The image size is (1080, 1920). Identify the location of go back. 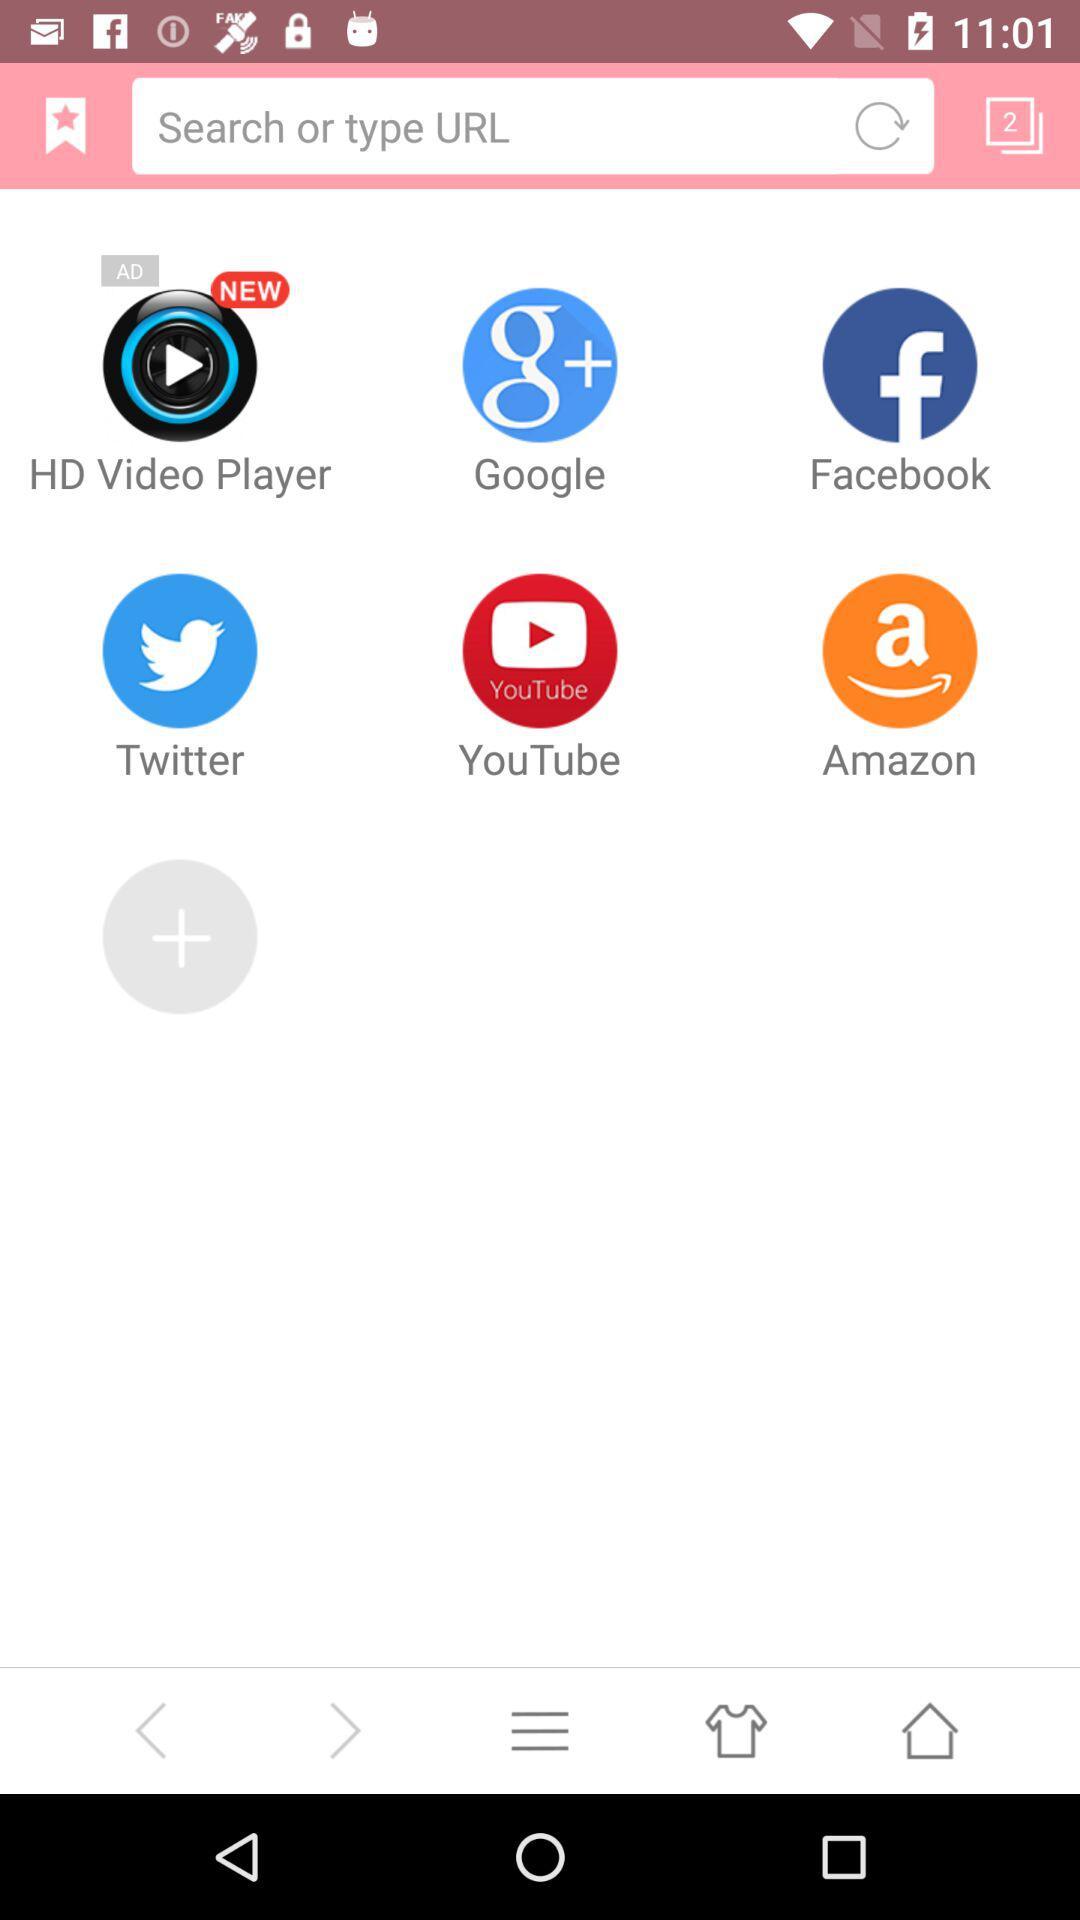
(149, 1729).